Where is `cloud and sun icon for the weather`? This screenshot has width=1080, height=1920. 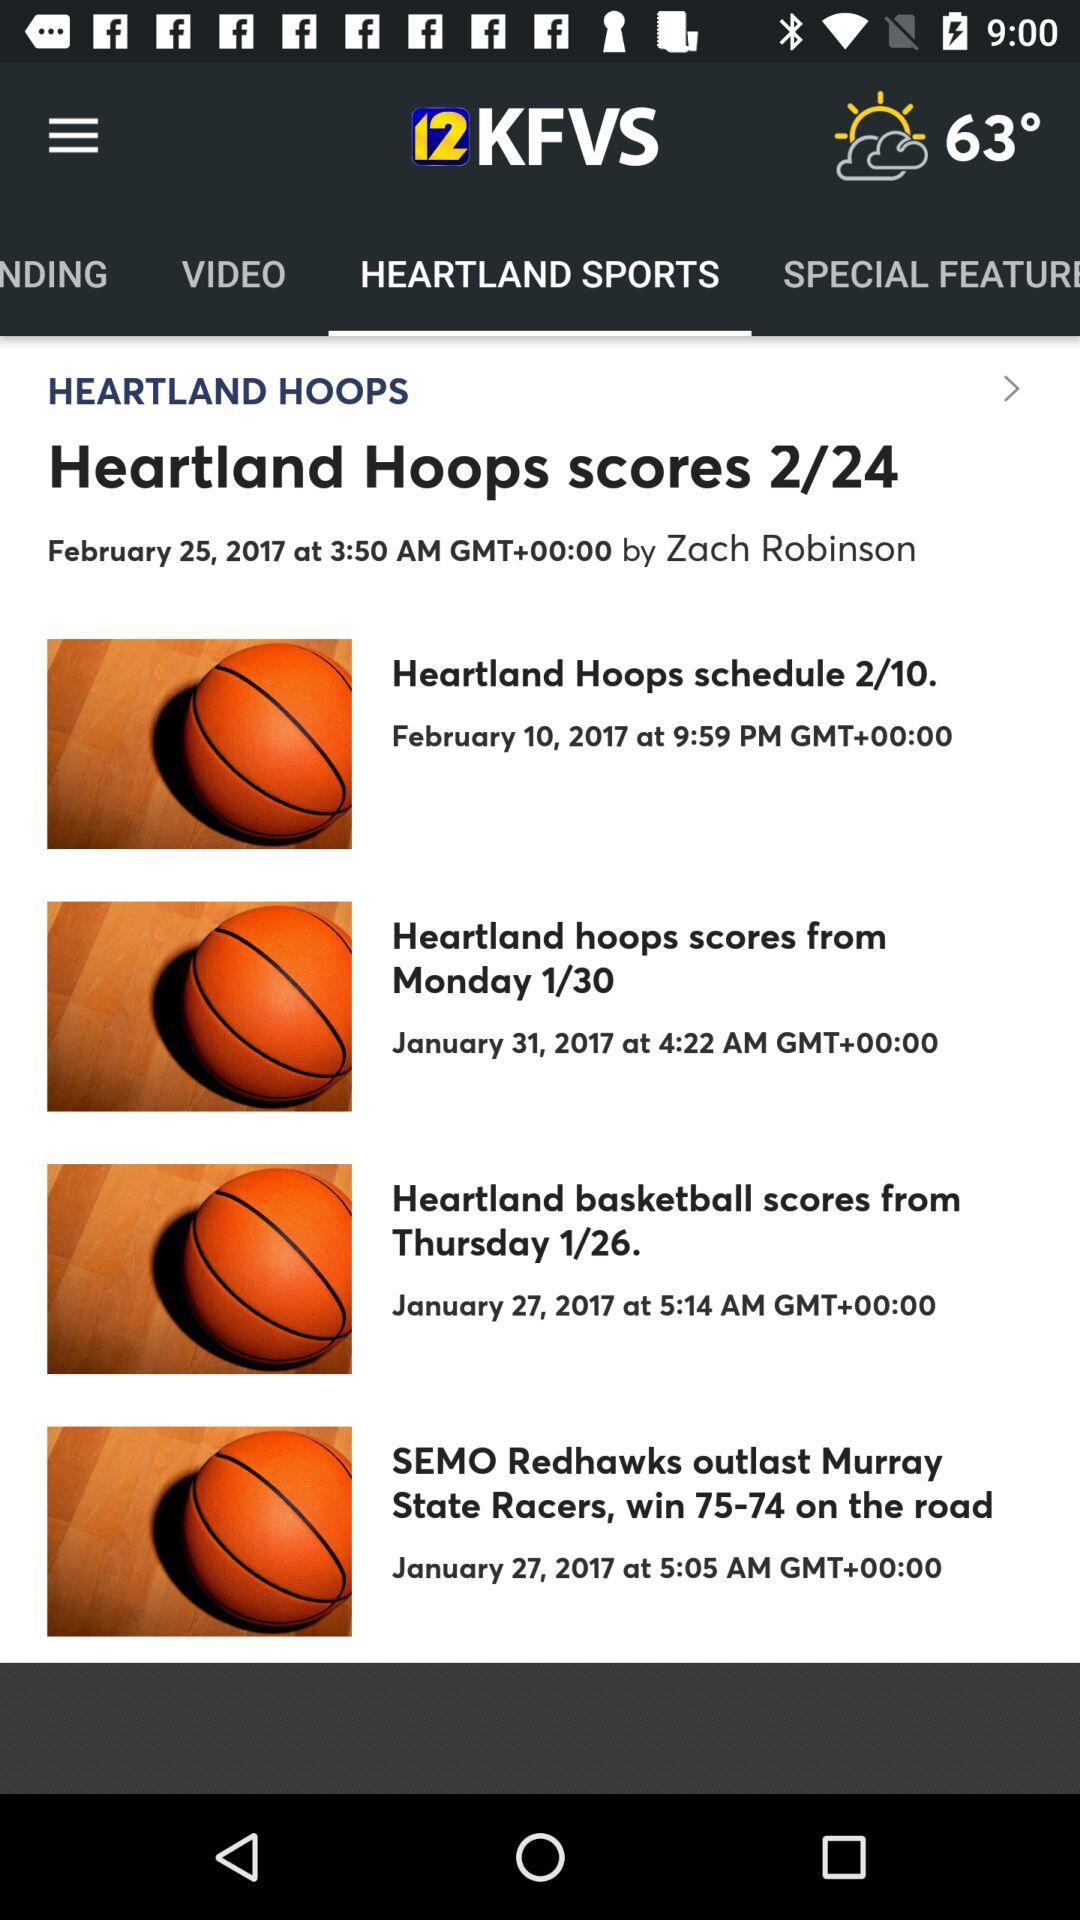 cloud and sun icon for the weather is located at coordinates (879, 135).